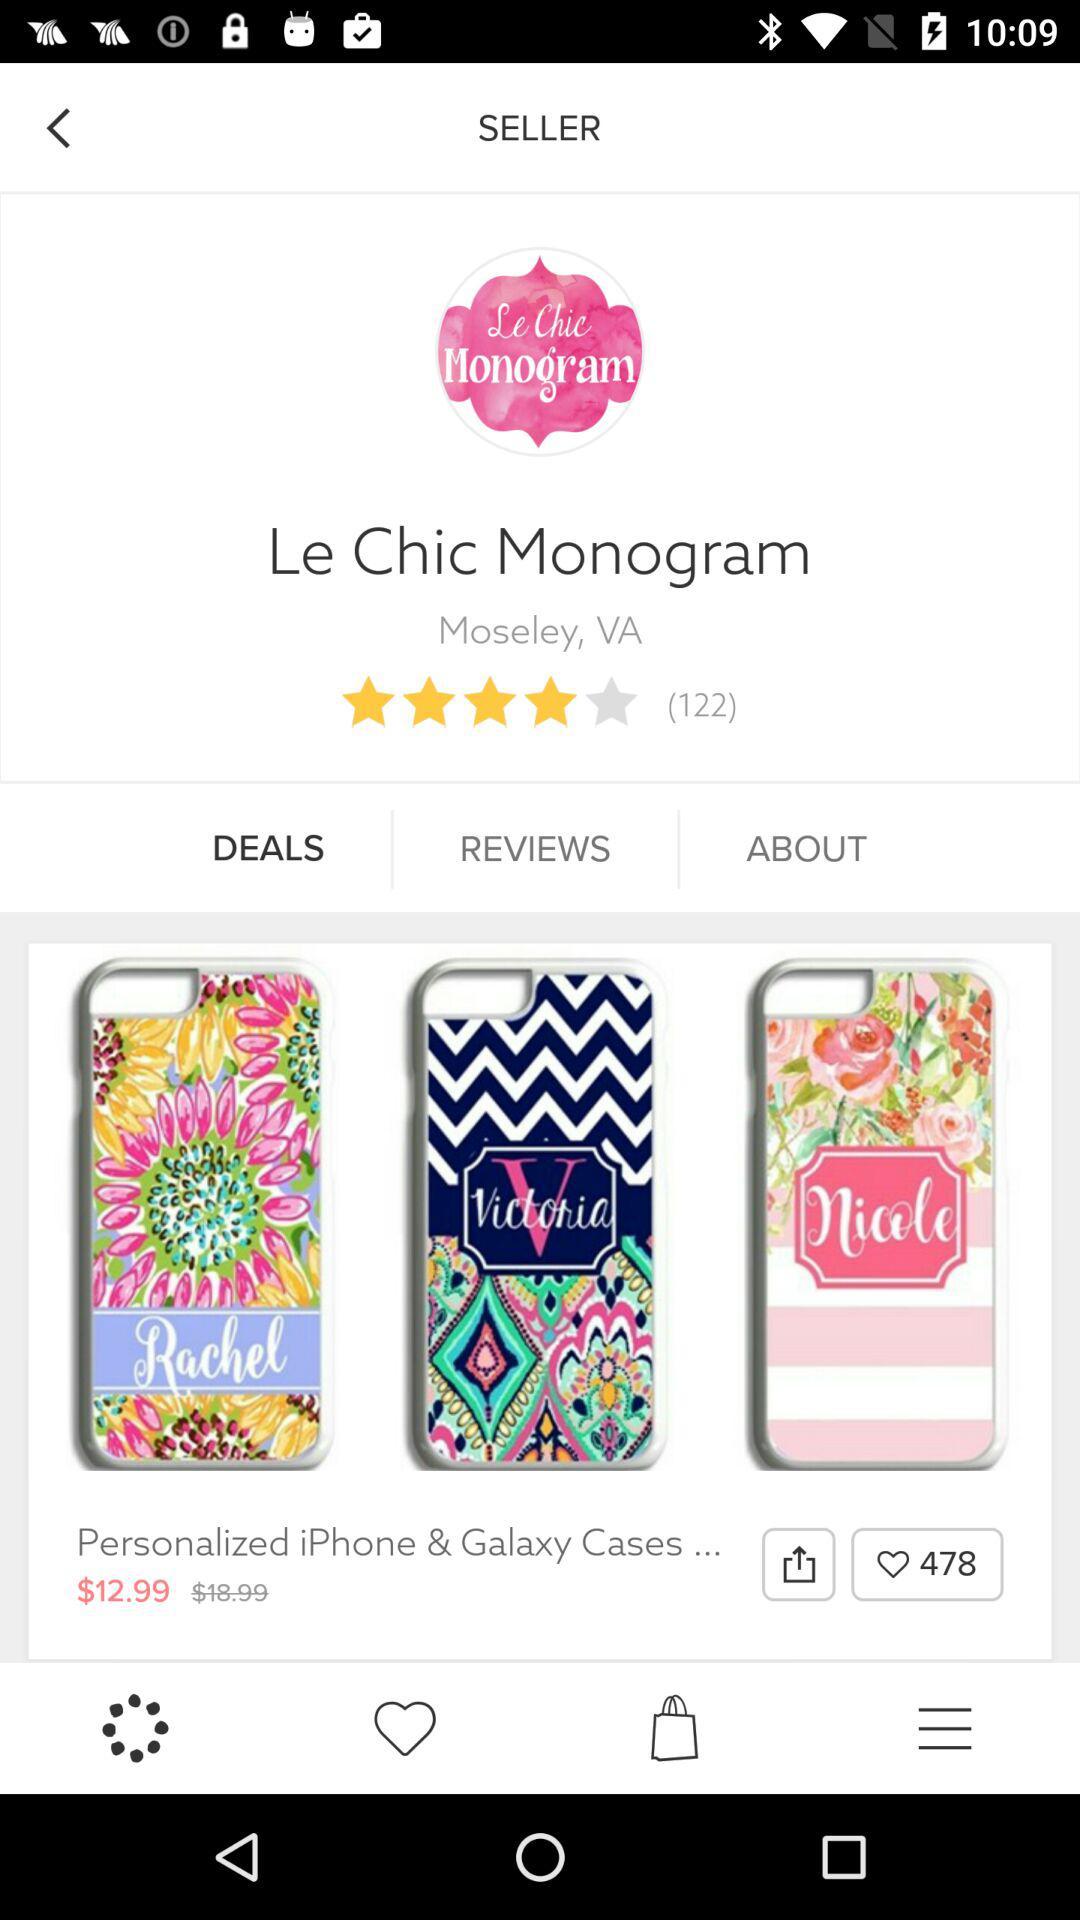  I want to click on the icon next to personalized iphone galaxy item, so click(797, 1563).